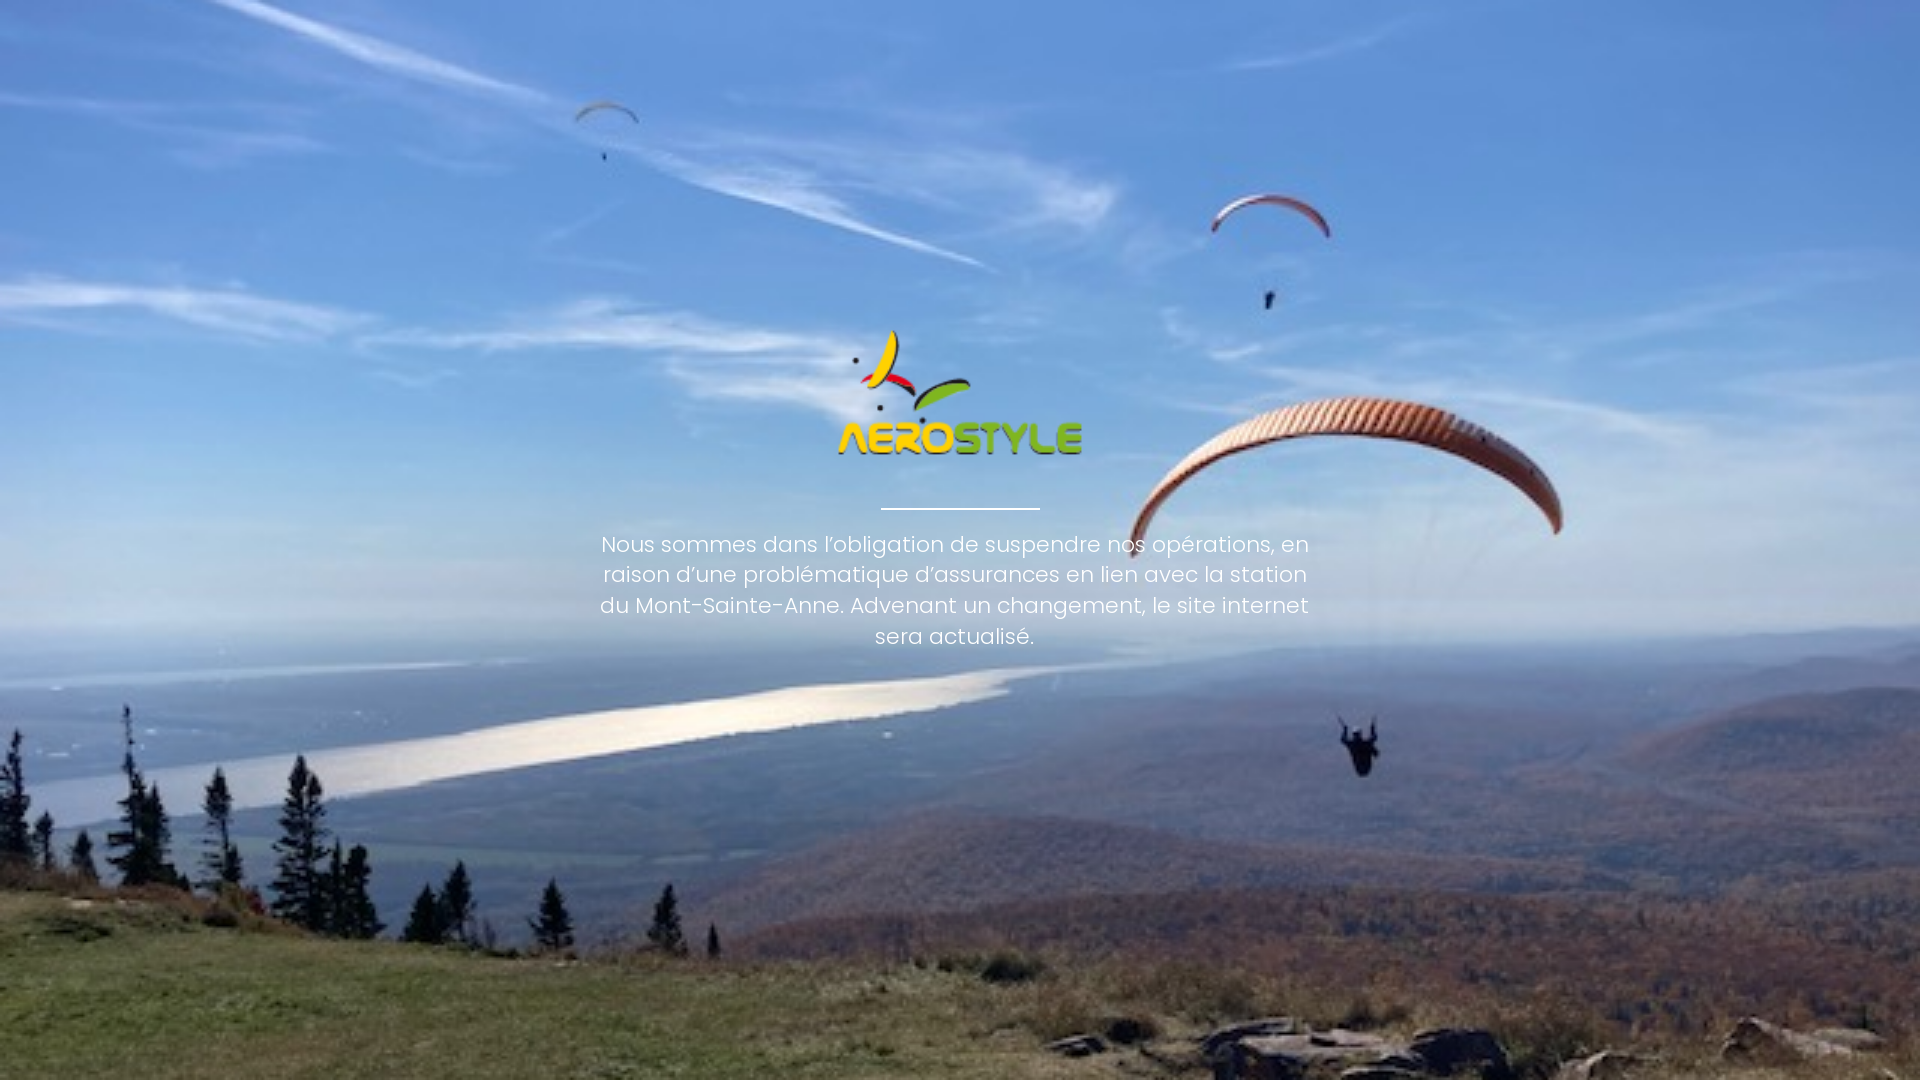 The height and width of the screenshot is (1080, 1920). Describe the element at coordinates (960, 392) in the screenshot. I see `'aerostyle'` at that location.